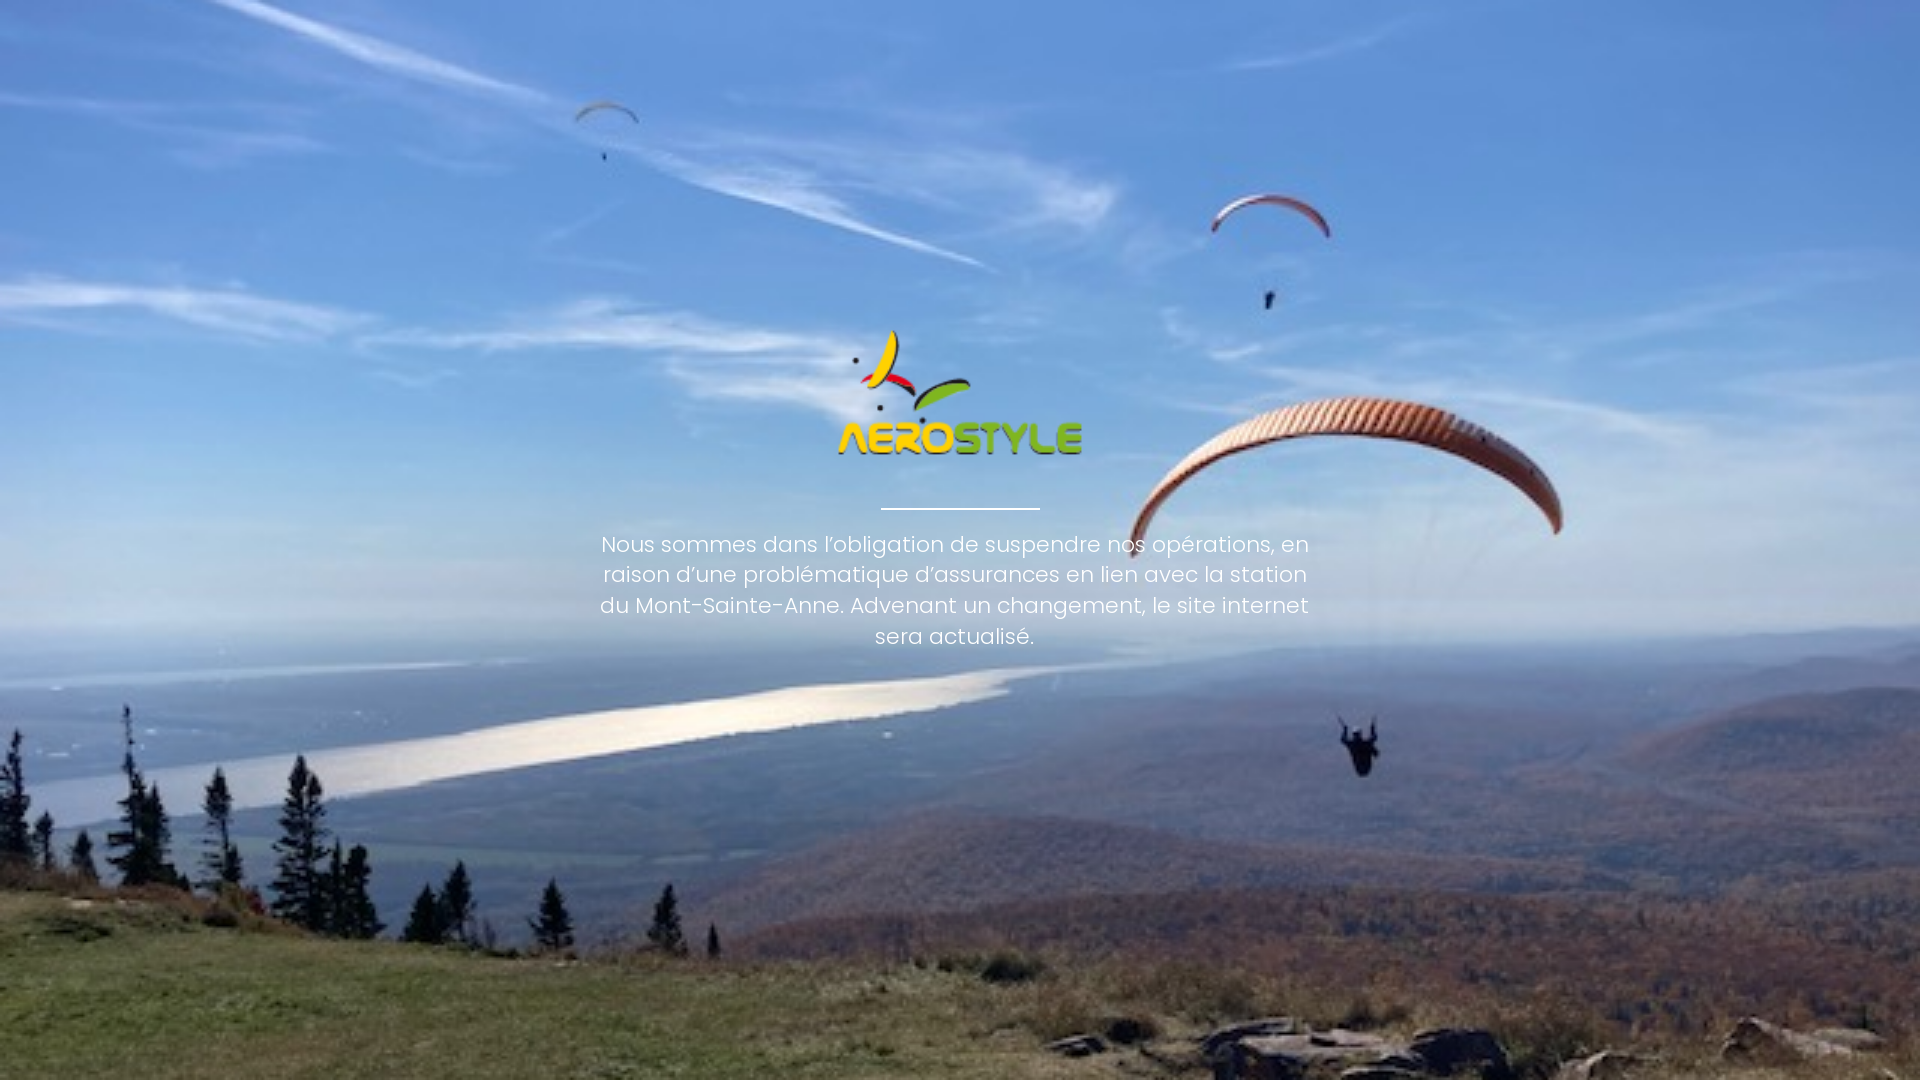 The height and width of the screenshot is (1080, 1920). Describe the element at coordinates (960, 392) in the screenshot. I see `'aerostyle'` at that location.